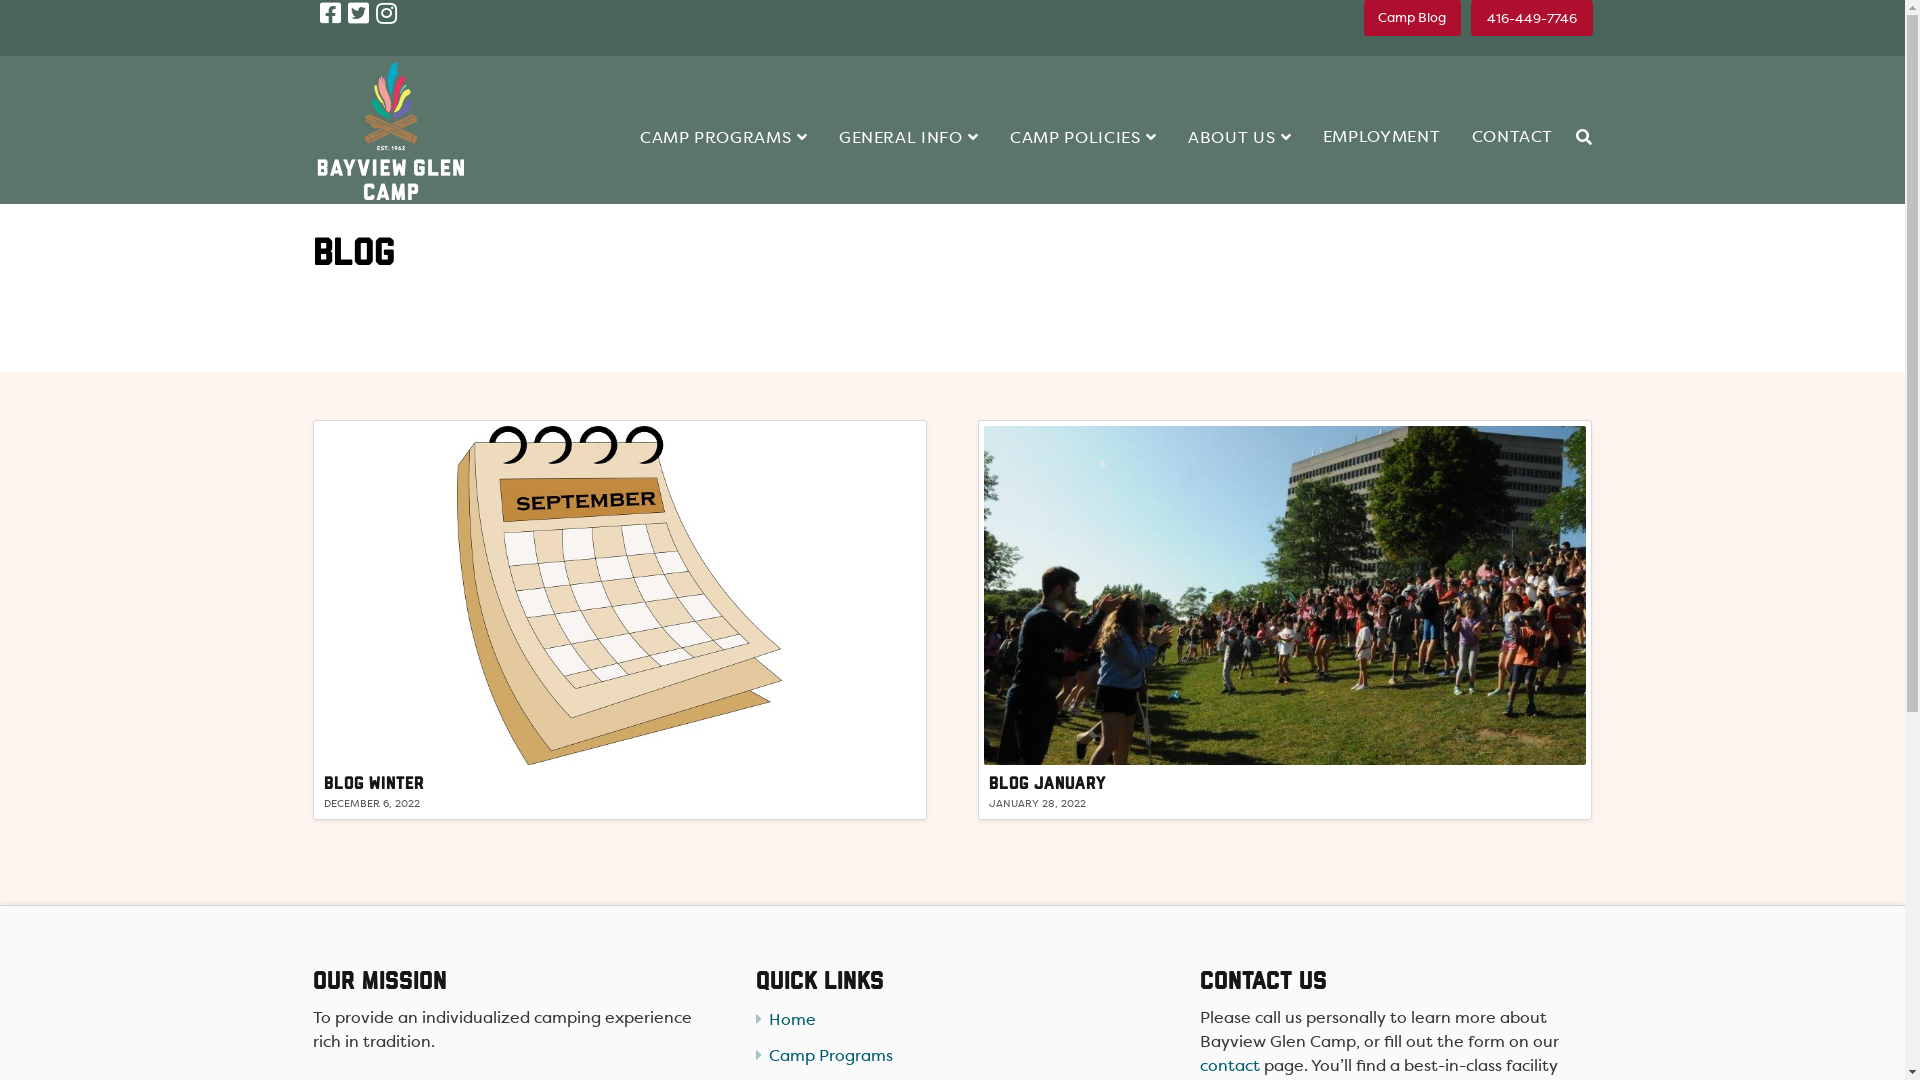 This screenshot has height=1080, width=1920. I want to click on 'ABOUT US', so click(1188, 100).